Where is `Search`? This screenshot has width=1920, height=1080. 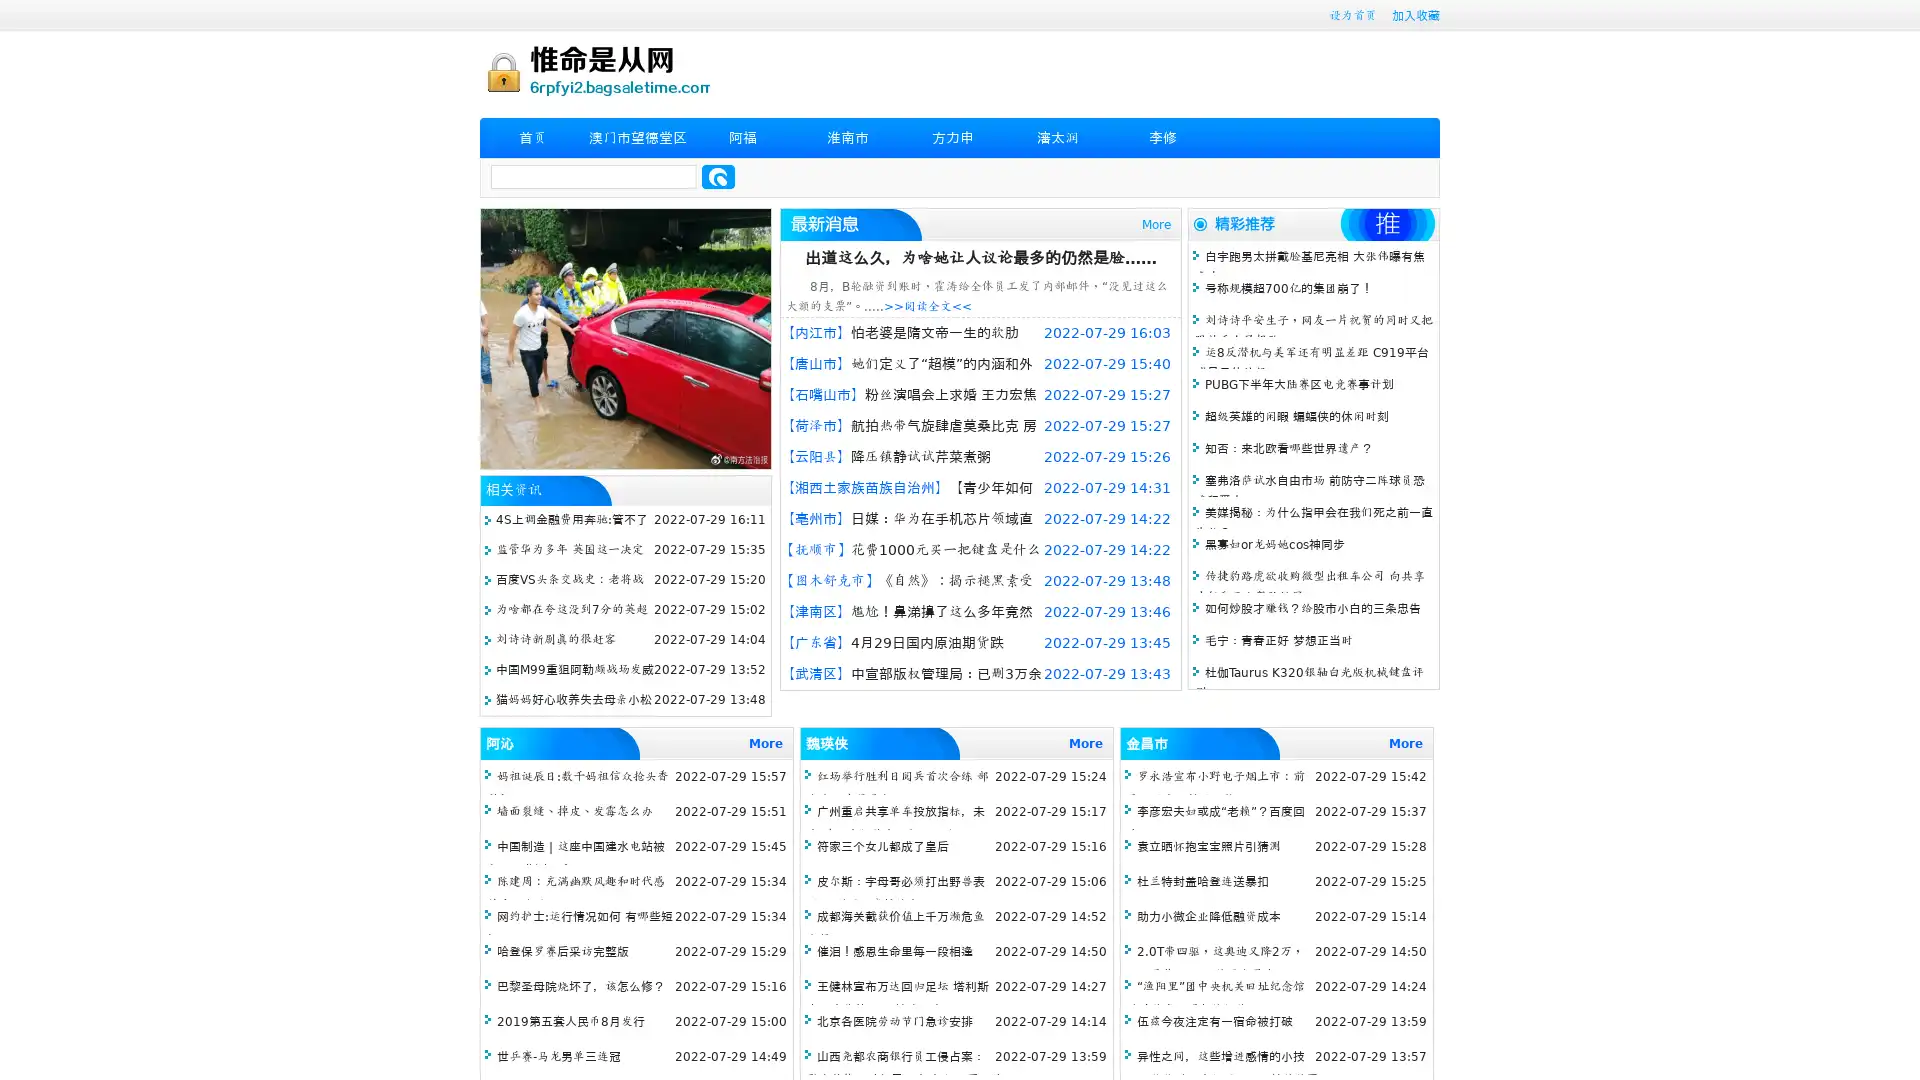 Search is located at coordinates (718, 176).